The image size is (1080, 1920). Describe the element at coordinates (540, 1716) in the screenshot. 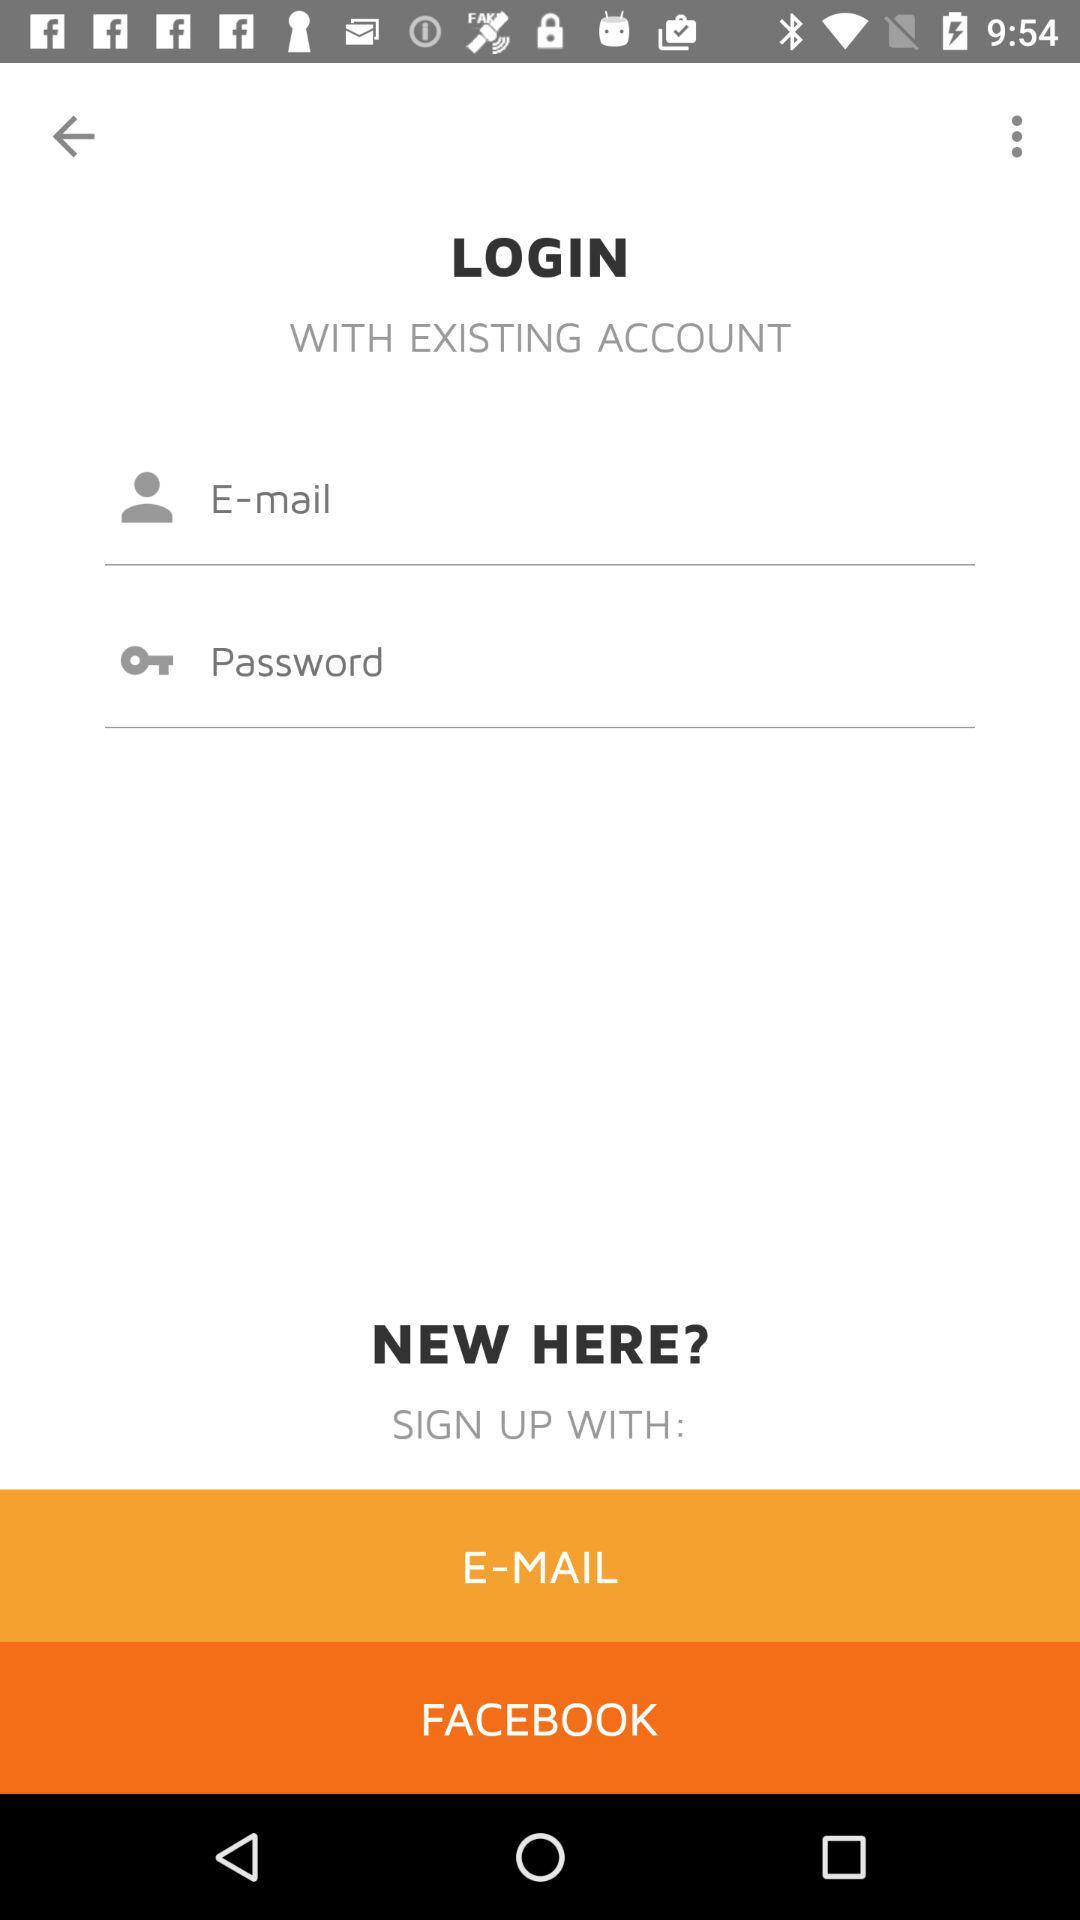

I see `facebook item` at that location.